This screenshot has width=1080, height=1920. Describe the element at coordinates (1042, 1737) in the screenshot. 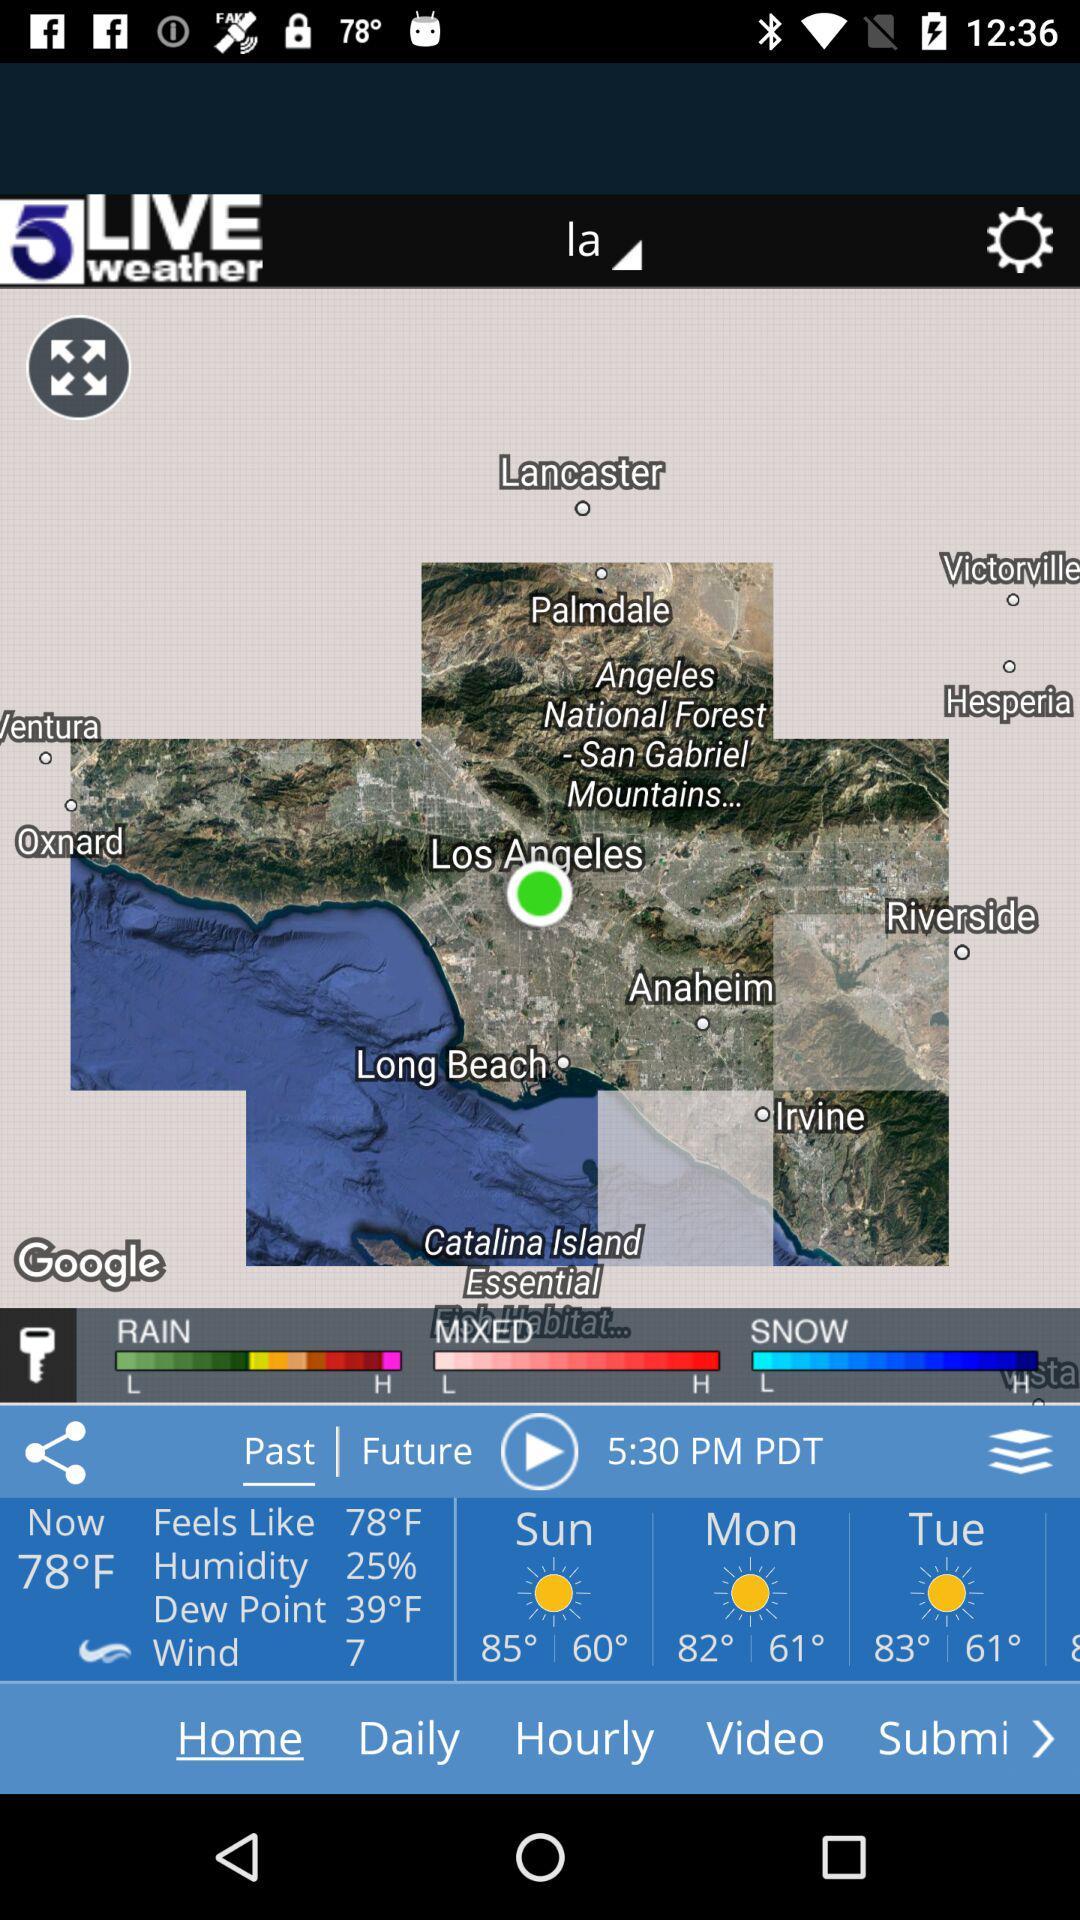

I see `the arrow_forward icon` at that location.